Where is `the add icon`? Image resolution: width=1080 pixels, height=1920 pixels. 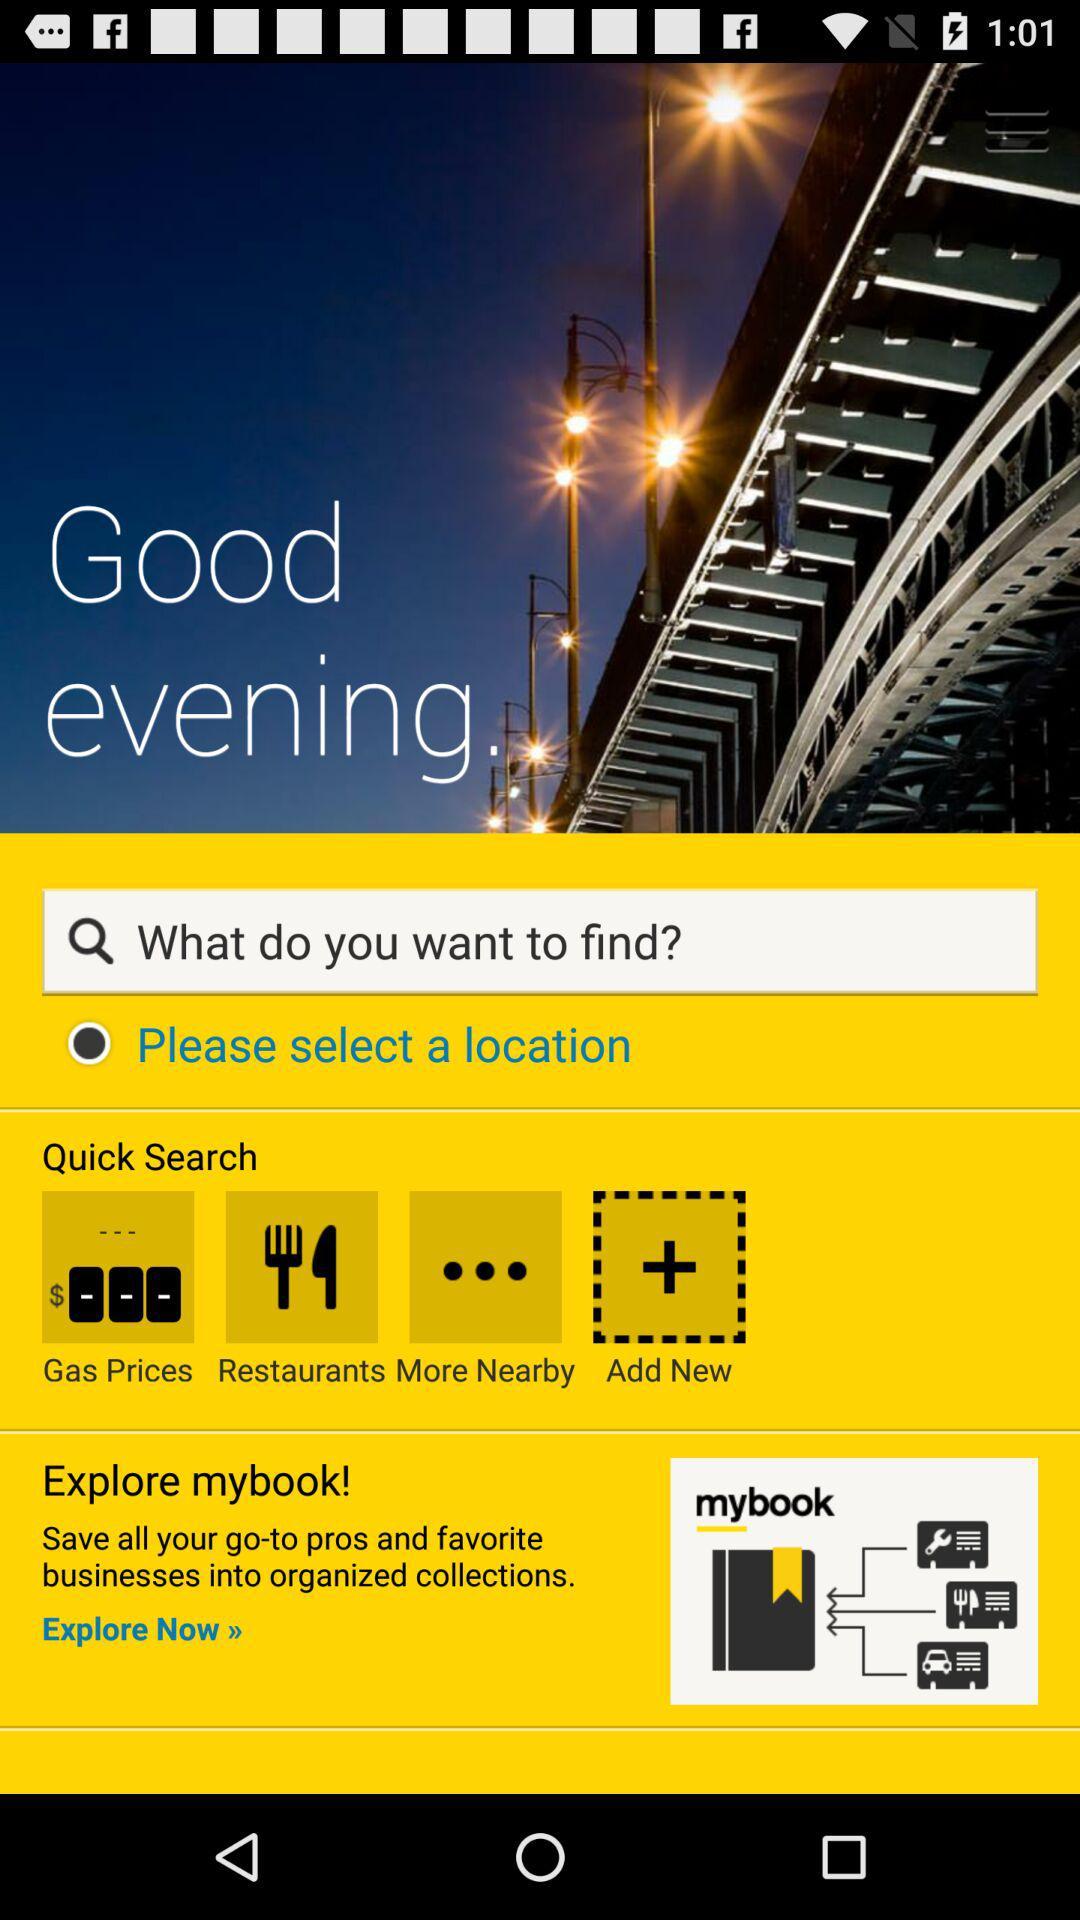
the add icon is located at coordinates (669, 1384).